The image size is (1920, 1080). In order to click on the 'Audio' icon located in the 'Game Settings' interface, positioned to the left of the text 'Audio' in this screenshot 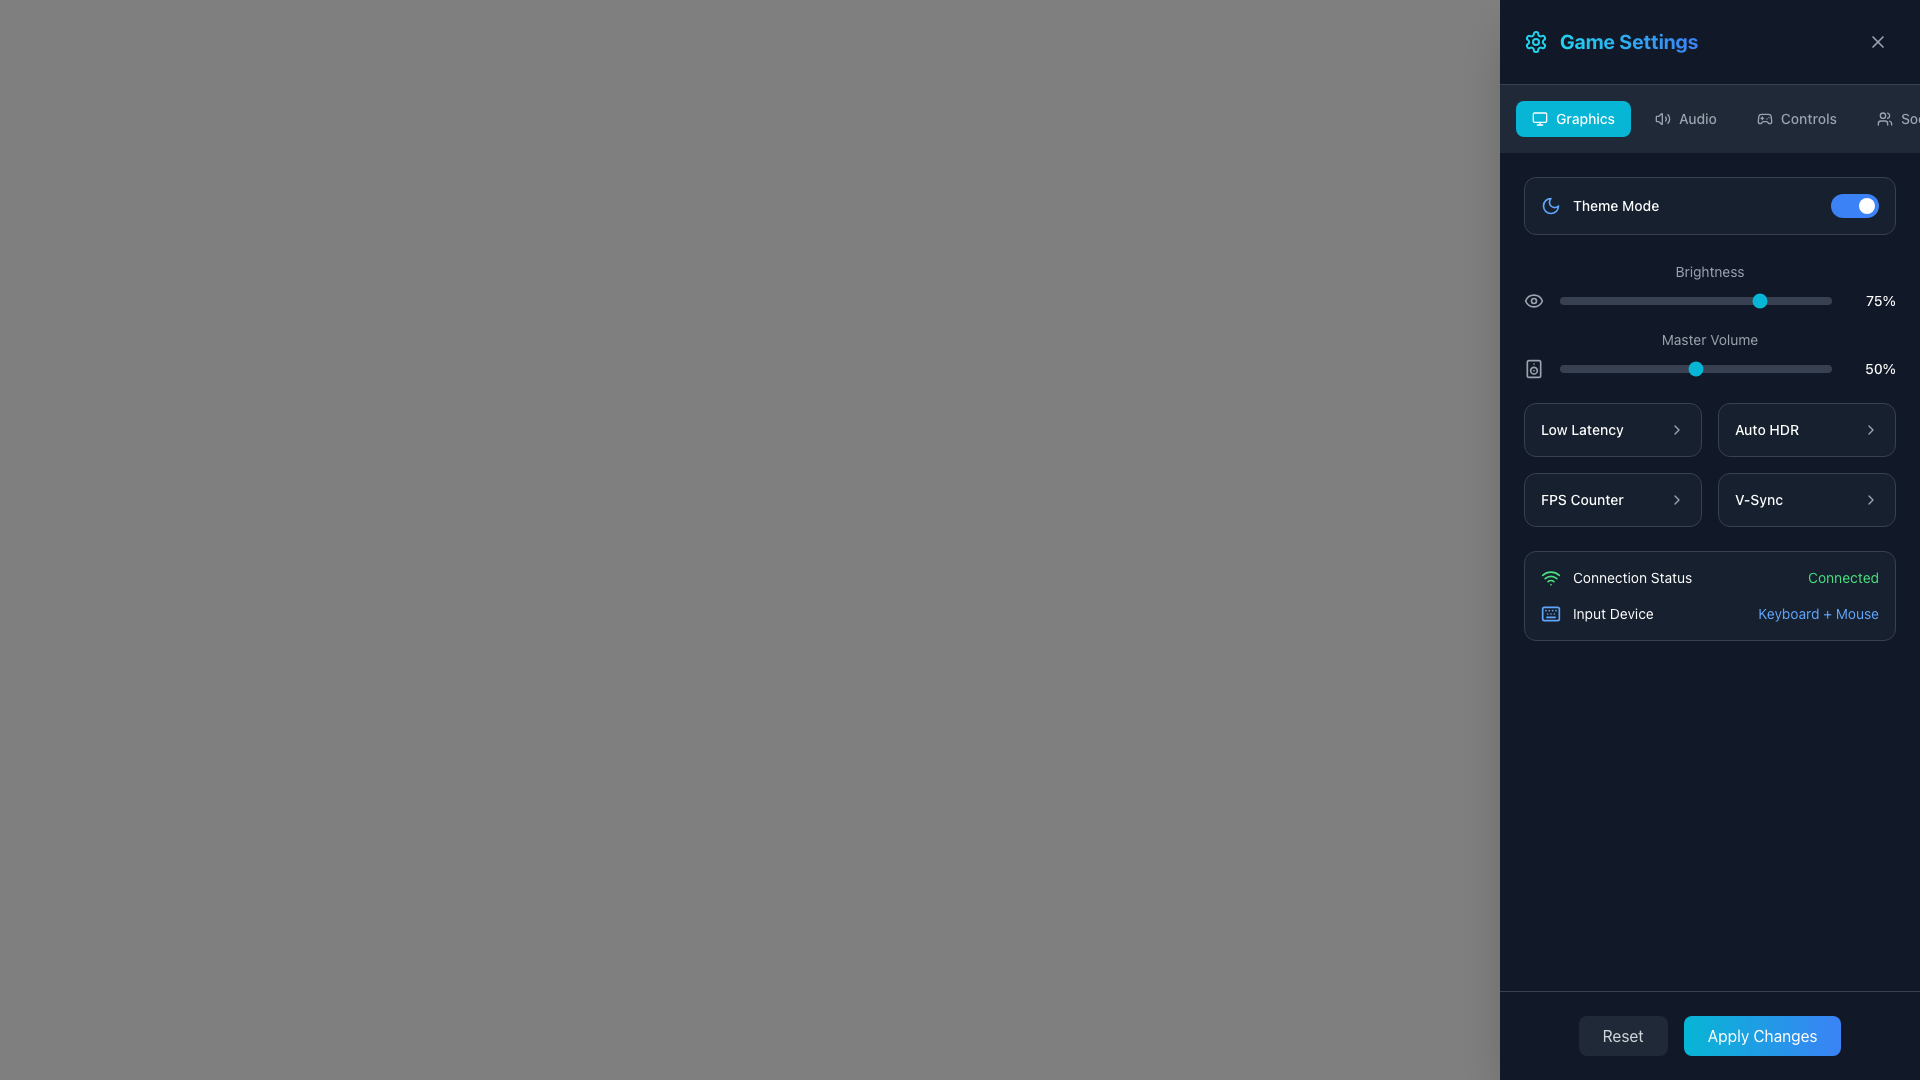, I will do `click(1663, 119)`.